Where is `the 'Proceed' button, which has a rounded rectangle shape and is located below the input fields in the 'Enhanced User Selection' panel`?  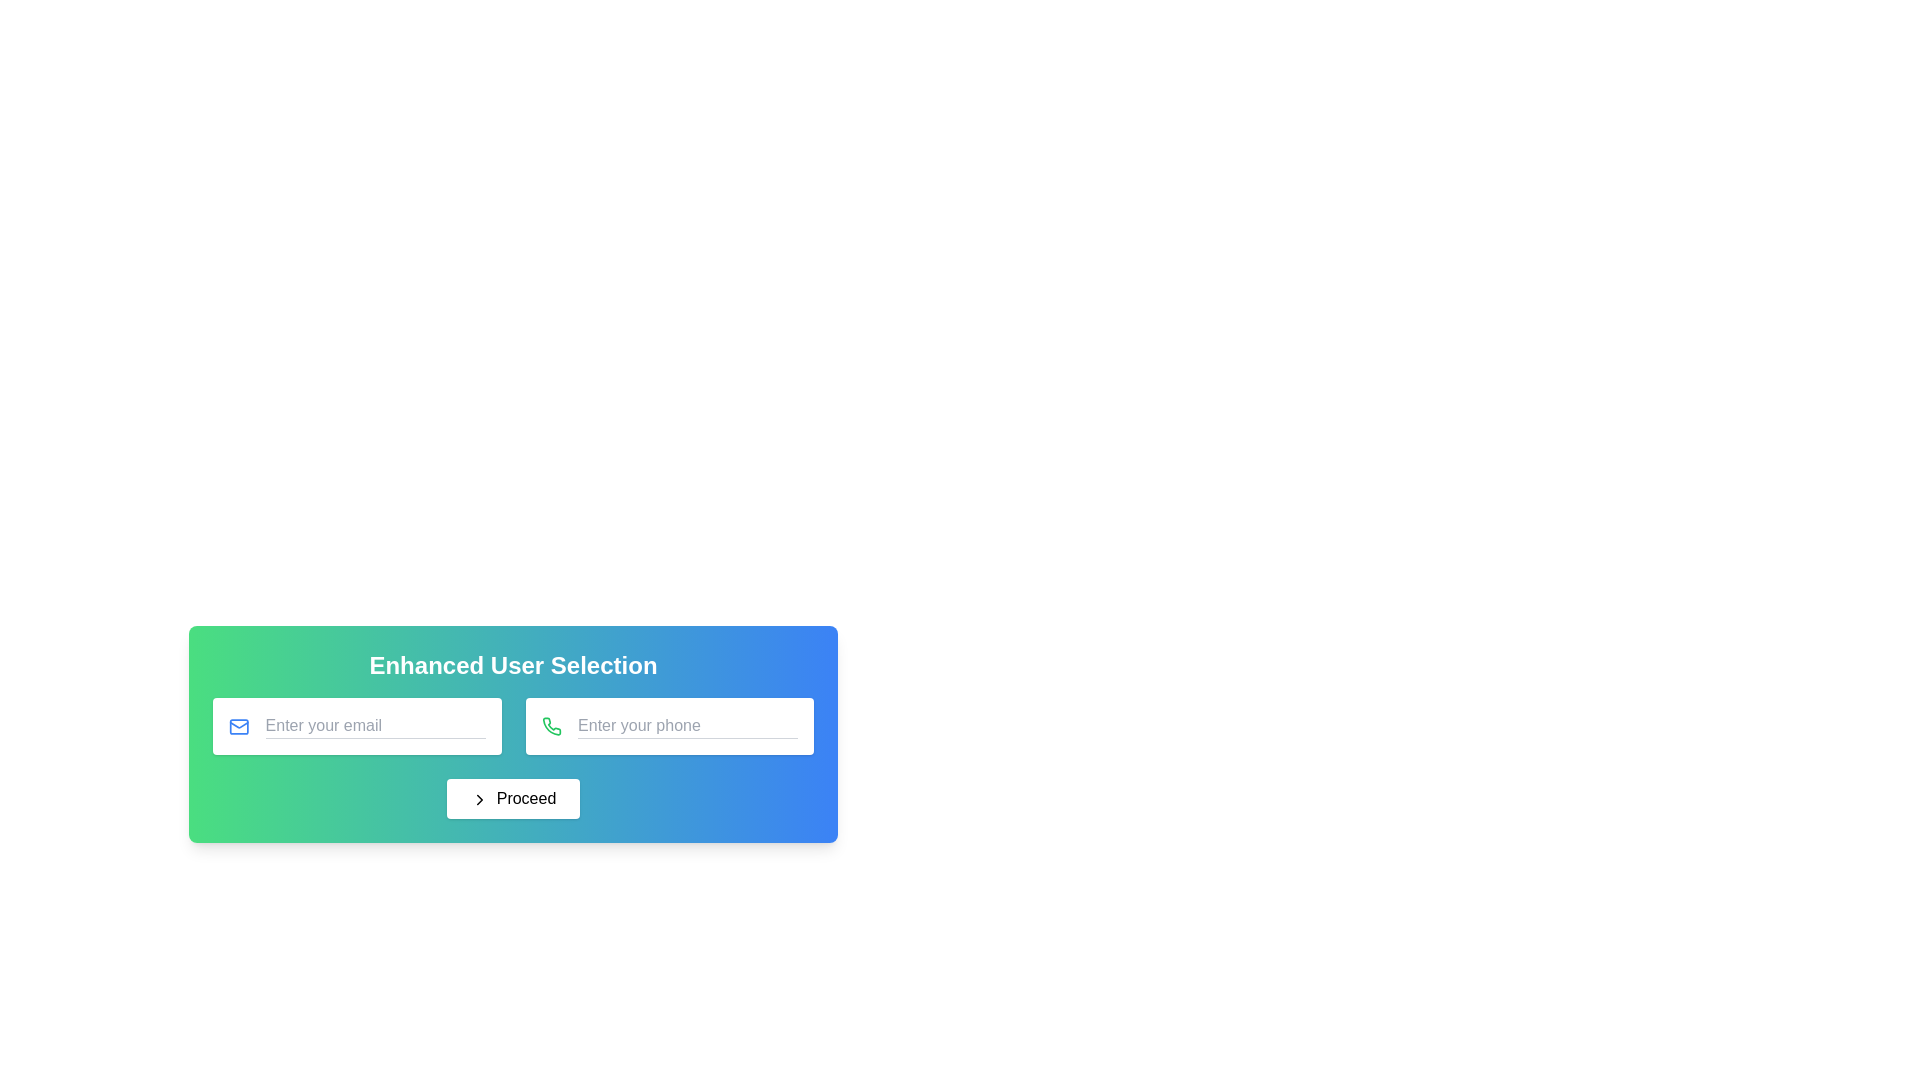 the 'Proceed' button, which has a rounded rectangle shape and is located below the input fields in the 'Enhanced User Selection' panel is located at coordinates (513, 797).